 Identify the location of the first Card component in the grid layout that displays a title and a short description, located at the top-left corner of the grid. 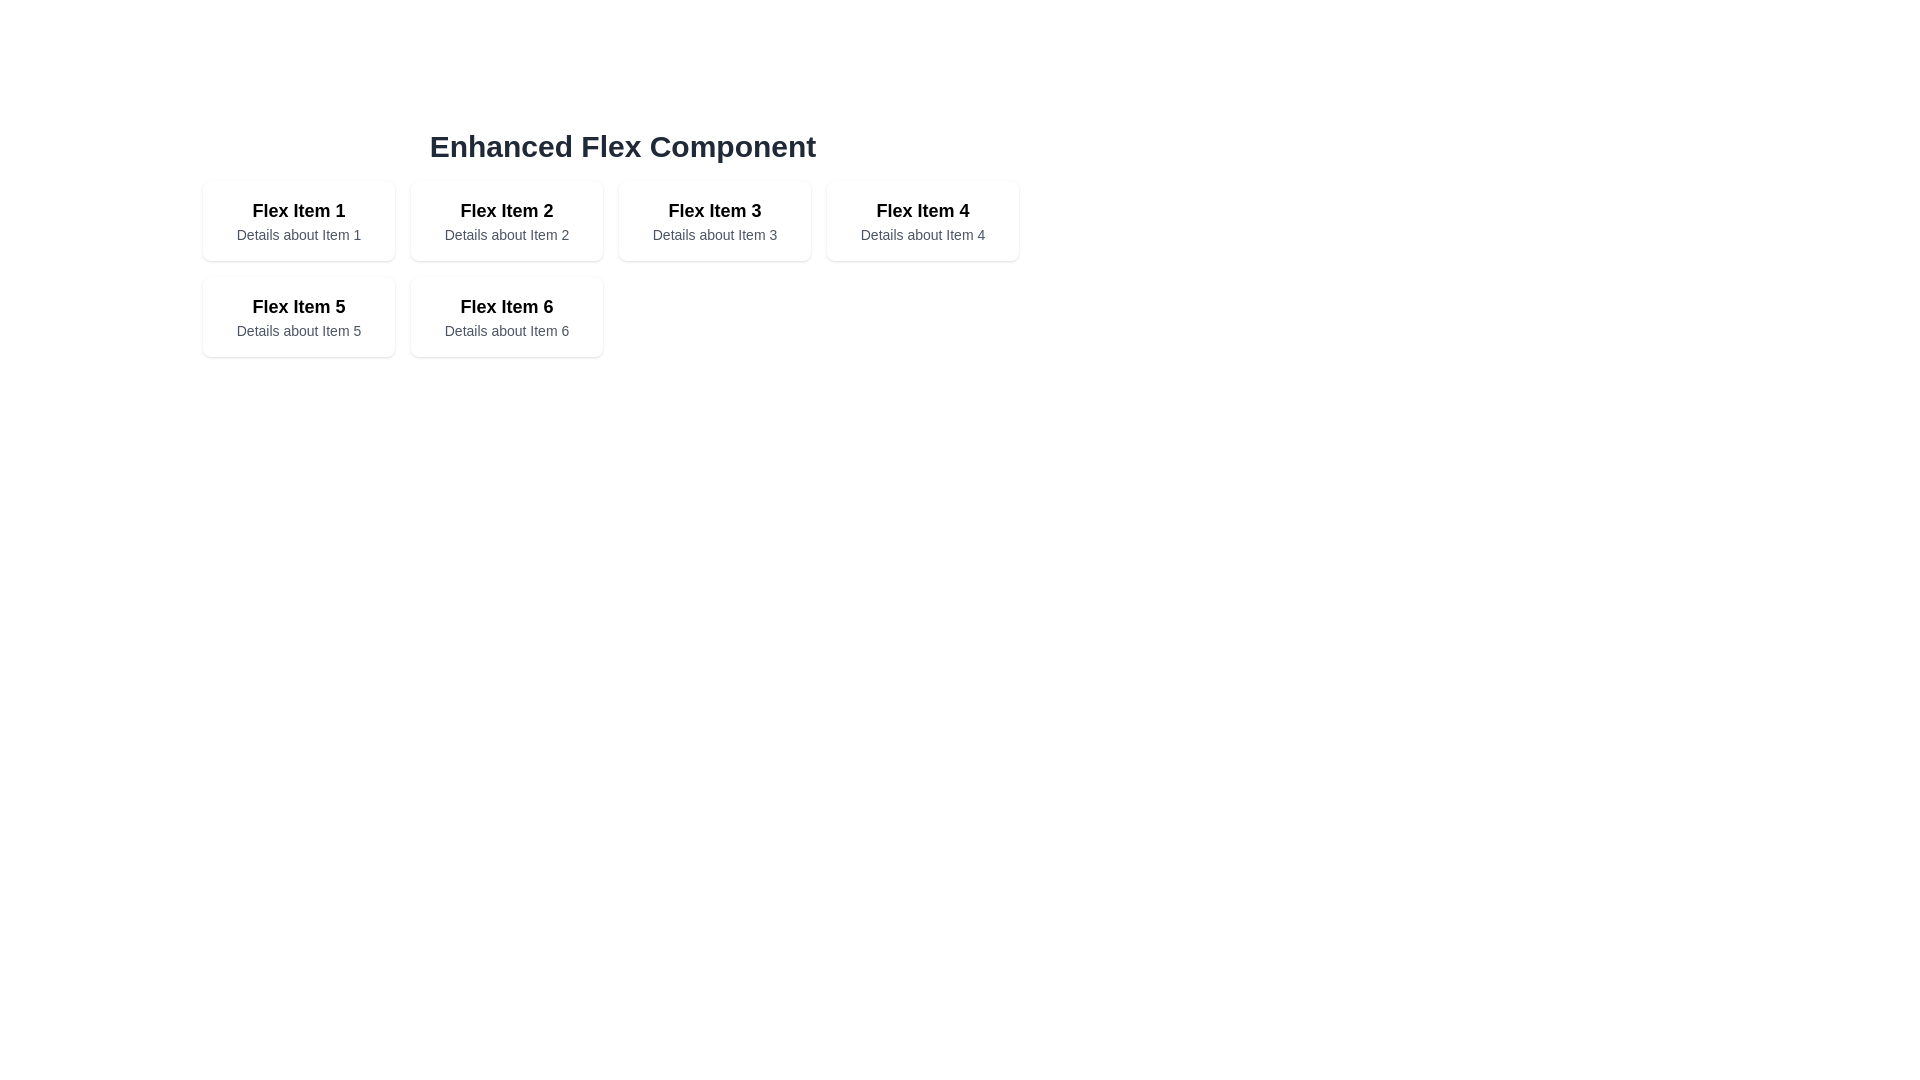
(297, 220).